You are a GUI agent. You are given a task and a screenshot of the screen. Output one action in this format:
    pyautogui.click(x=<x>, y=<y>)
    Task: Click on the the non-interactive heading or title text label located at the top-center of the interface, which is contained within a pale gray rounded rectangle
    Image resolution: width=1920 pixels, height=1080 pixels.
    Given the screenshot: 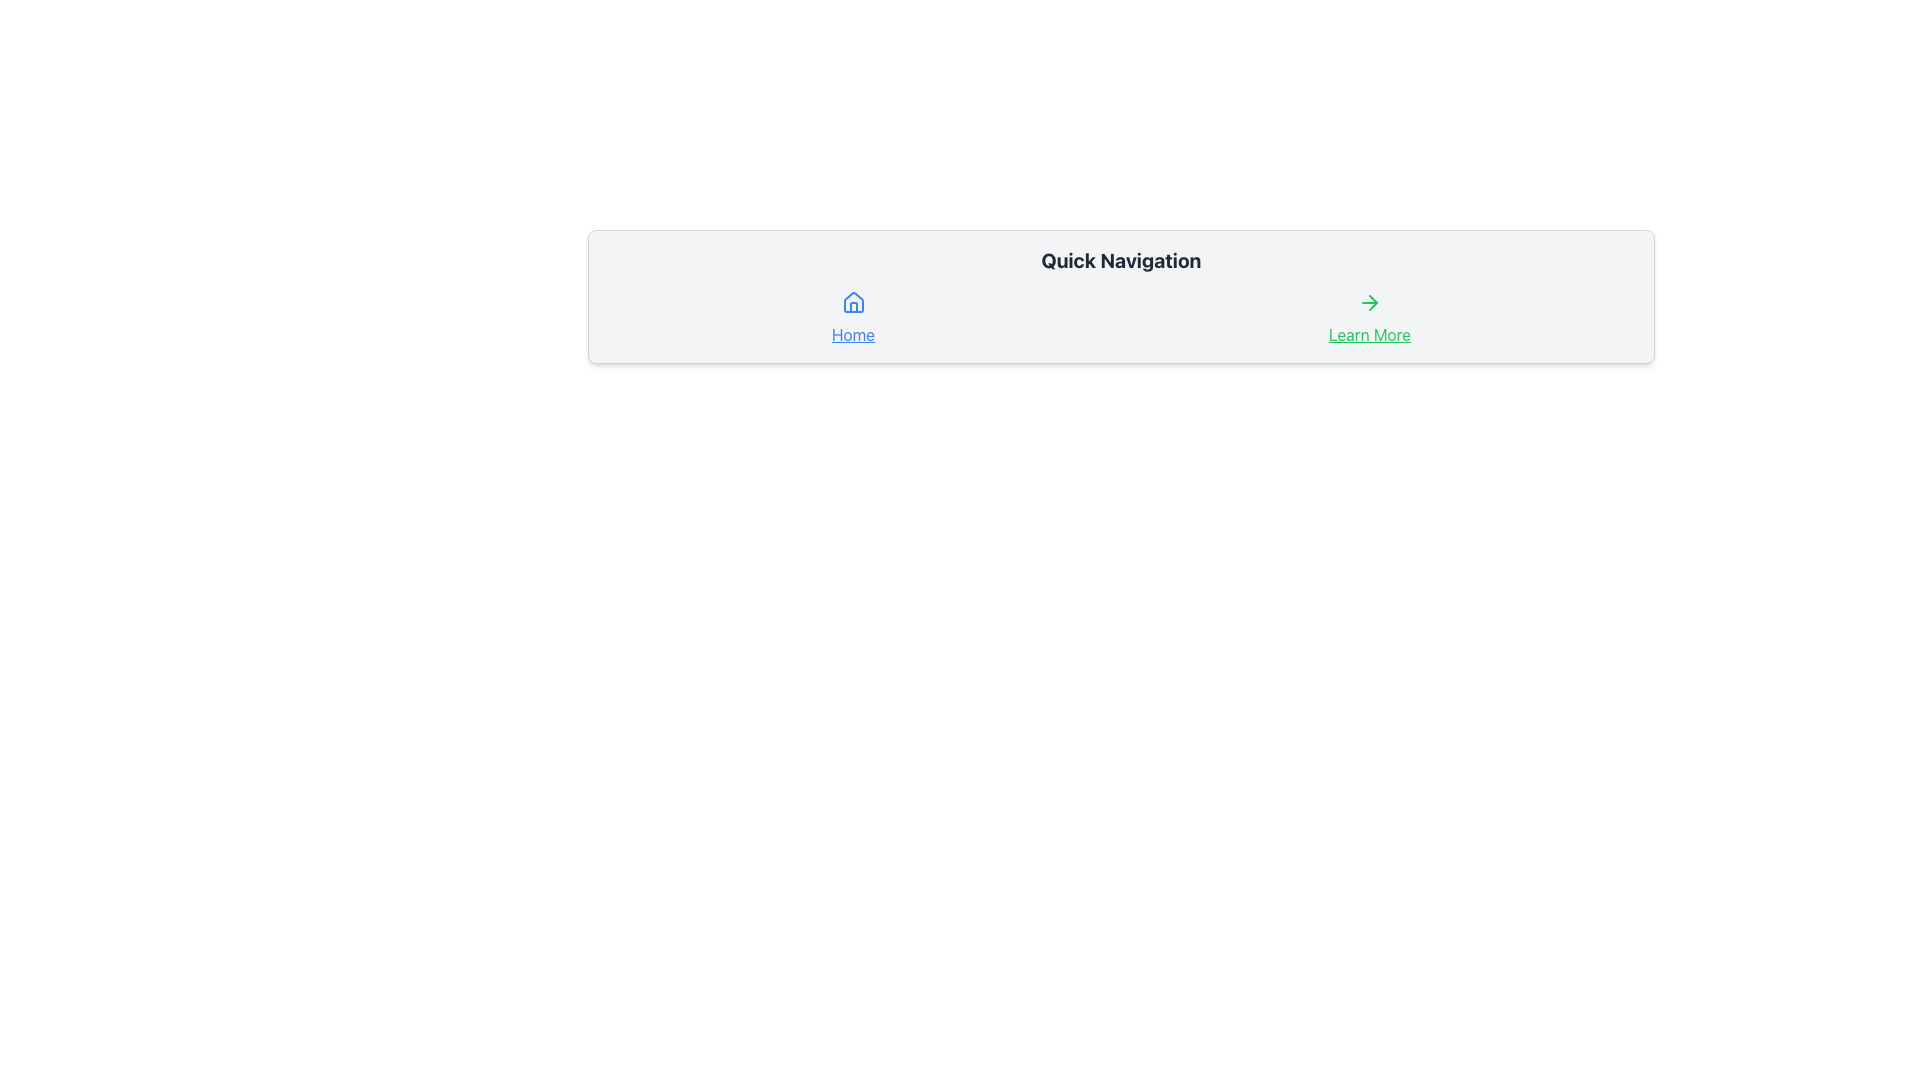 What is the action you would take?
    pyautogui.click(x=1121, y=260)
    